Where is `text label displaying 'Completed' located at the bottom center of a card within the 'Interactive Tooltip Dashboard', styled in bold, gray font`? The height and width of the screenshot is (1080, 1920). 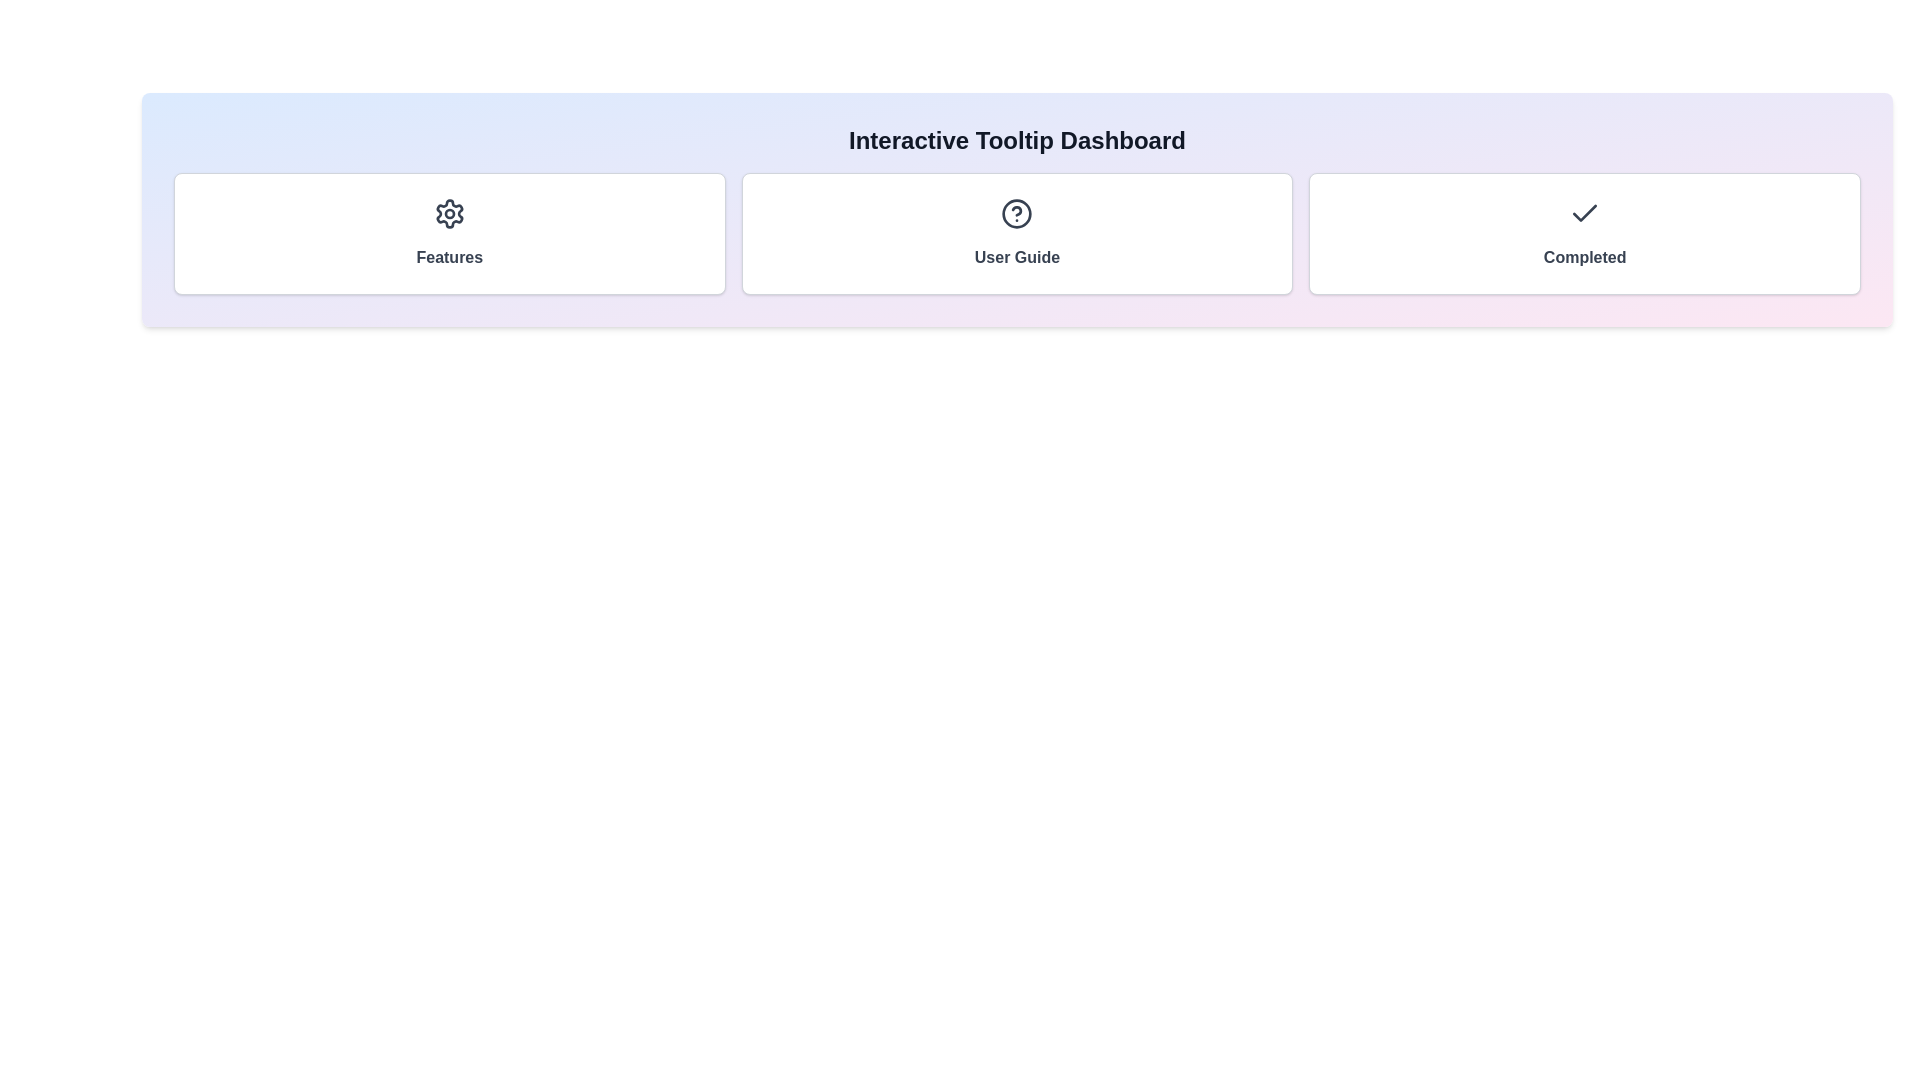 text label displaying 'Completed' located at the bottom center of a card within the 'Interactive Tooltip Dashboard', styled in bold, gray font is located at coordinates (1584, 257).